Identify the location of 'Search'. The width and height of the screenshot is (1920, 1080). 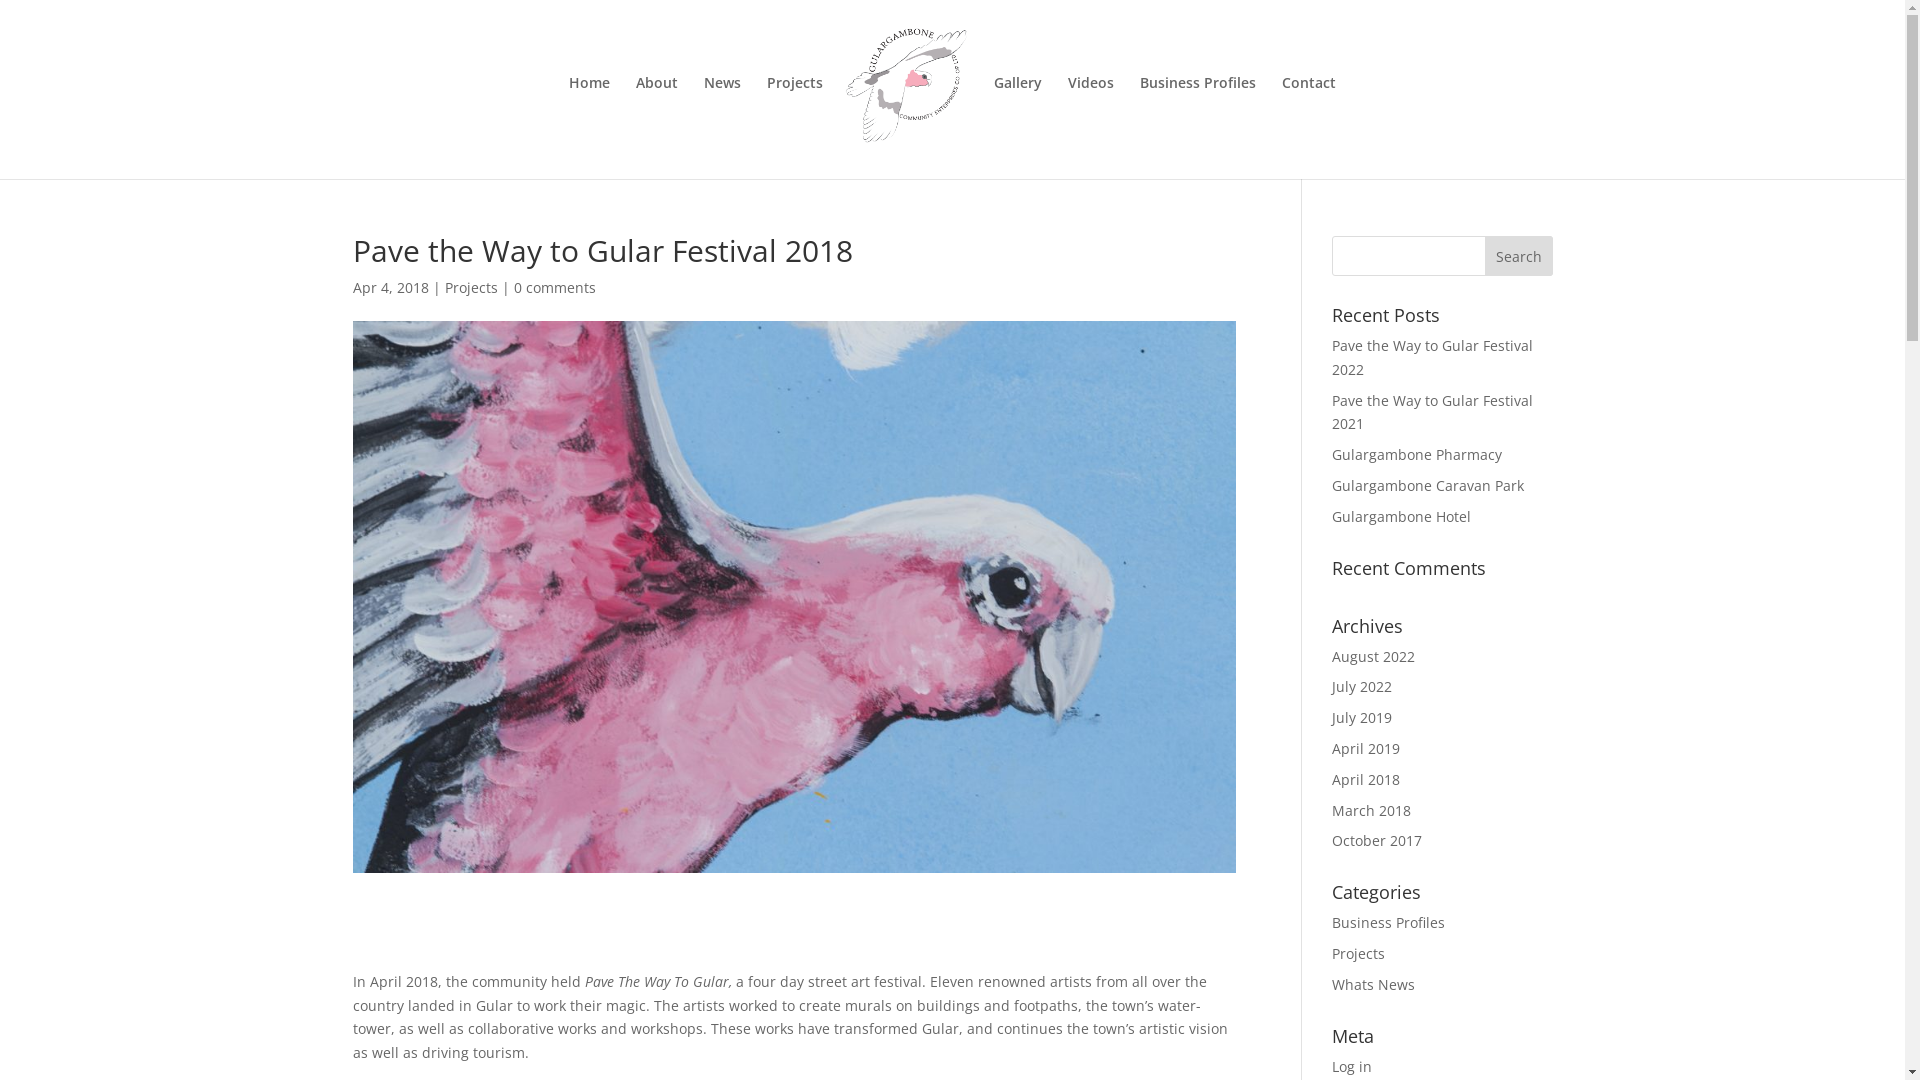
(1518, 254).